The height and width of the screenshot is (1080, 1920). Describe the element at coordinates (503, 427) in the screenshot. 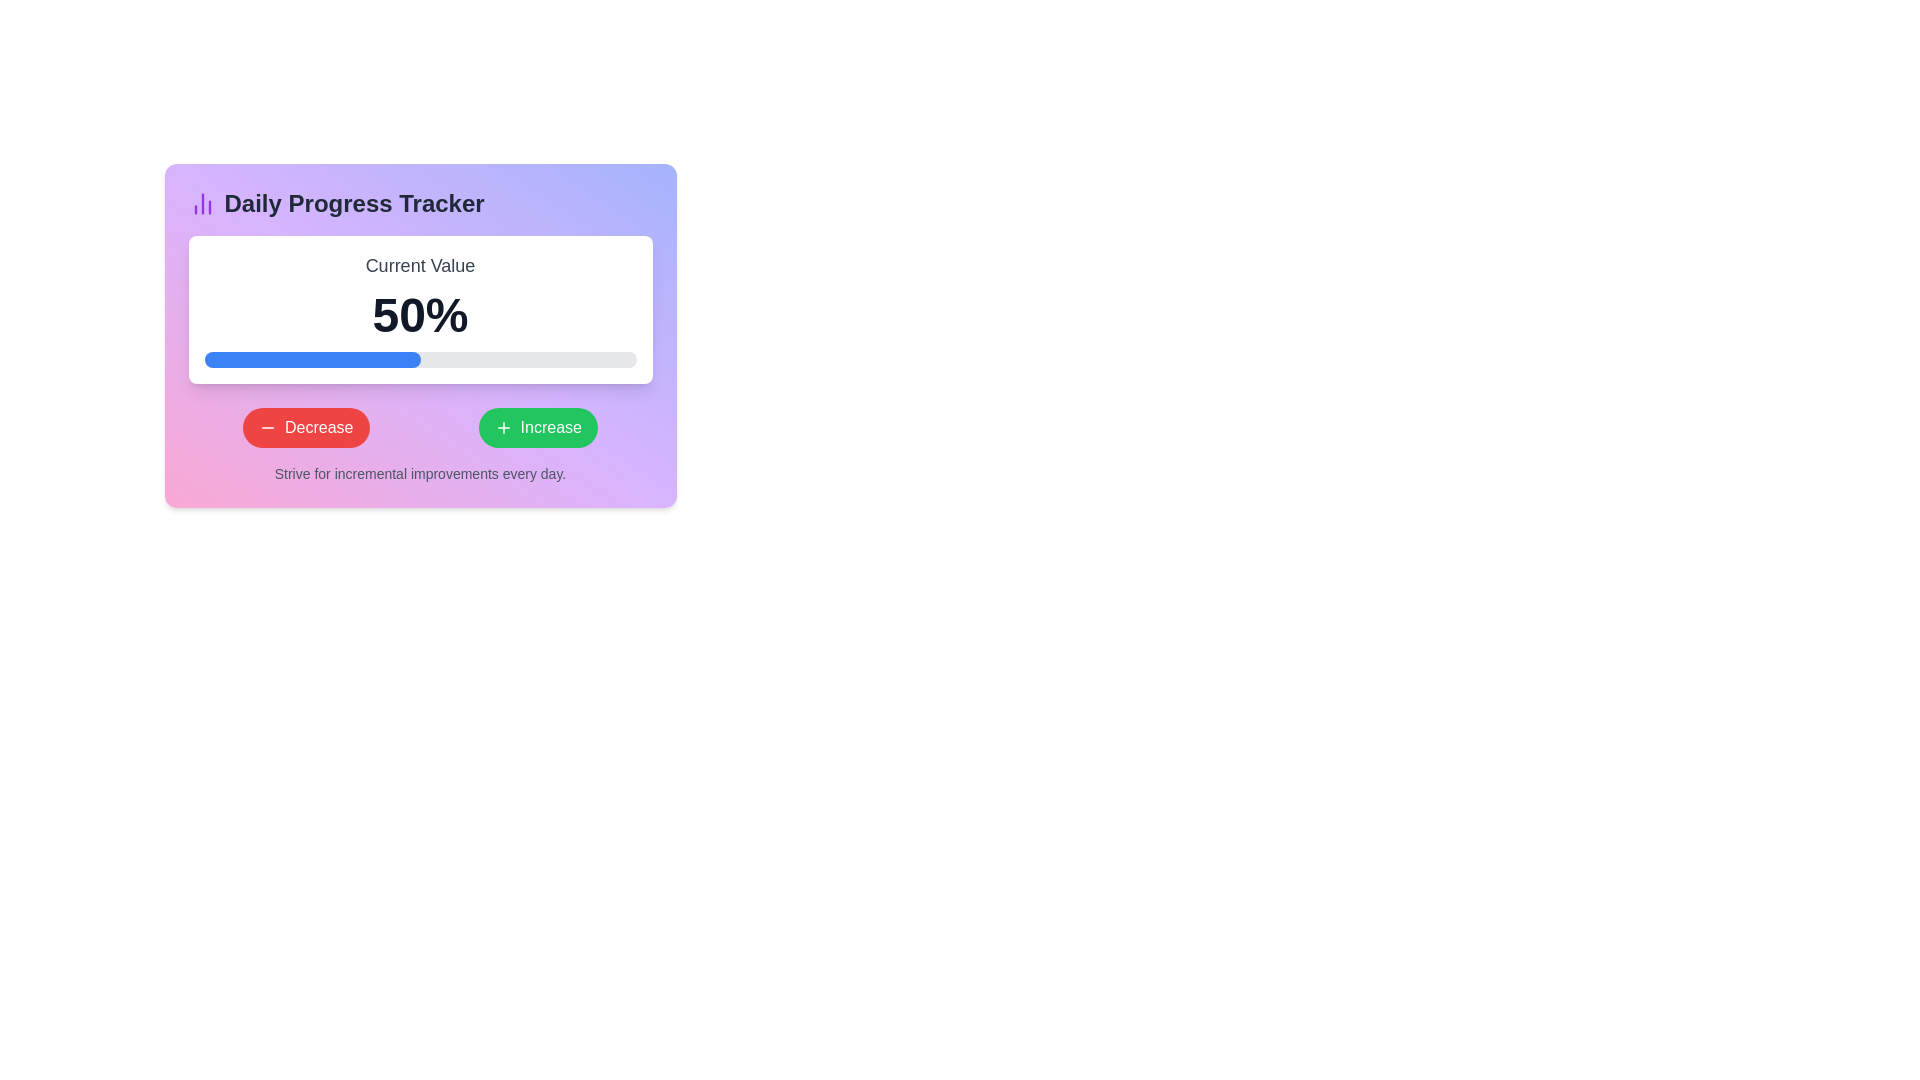

I see `the green 'Increase' button located in the bottom-right part of the interface` at that location.